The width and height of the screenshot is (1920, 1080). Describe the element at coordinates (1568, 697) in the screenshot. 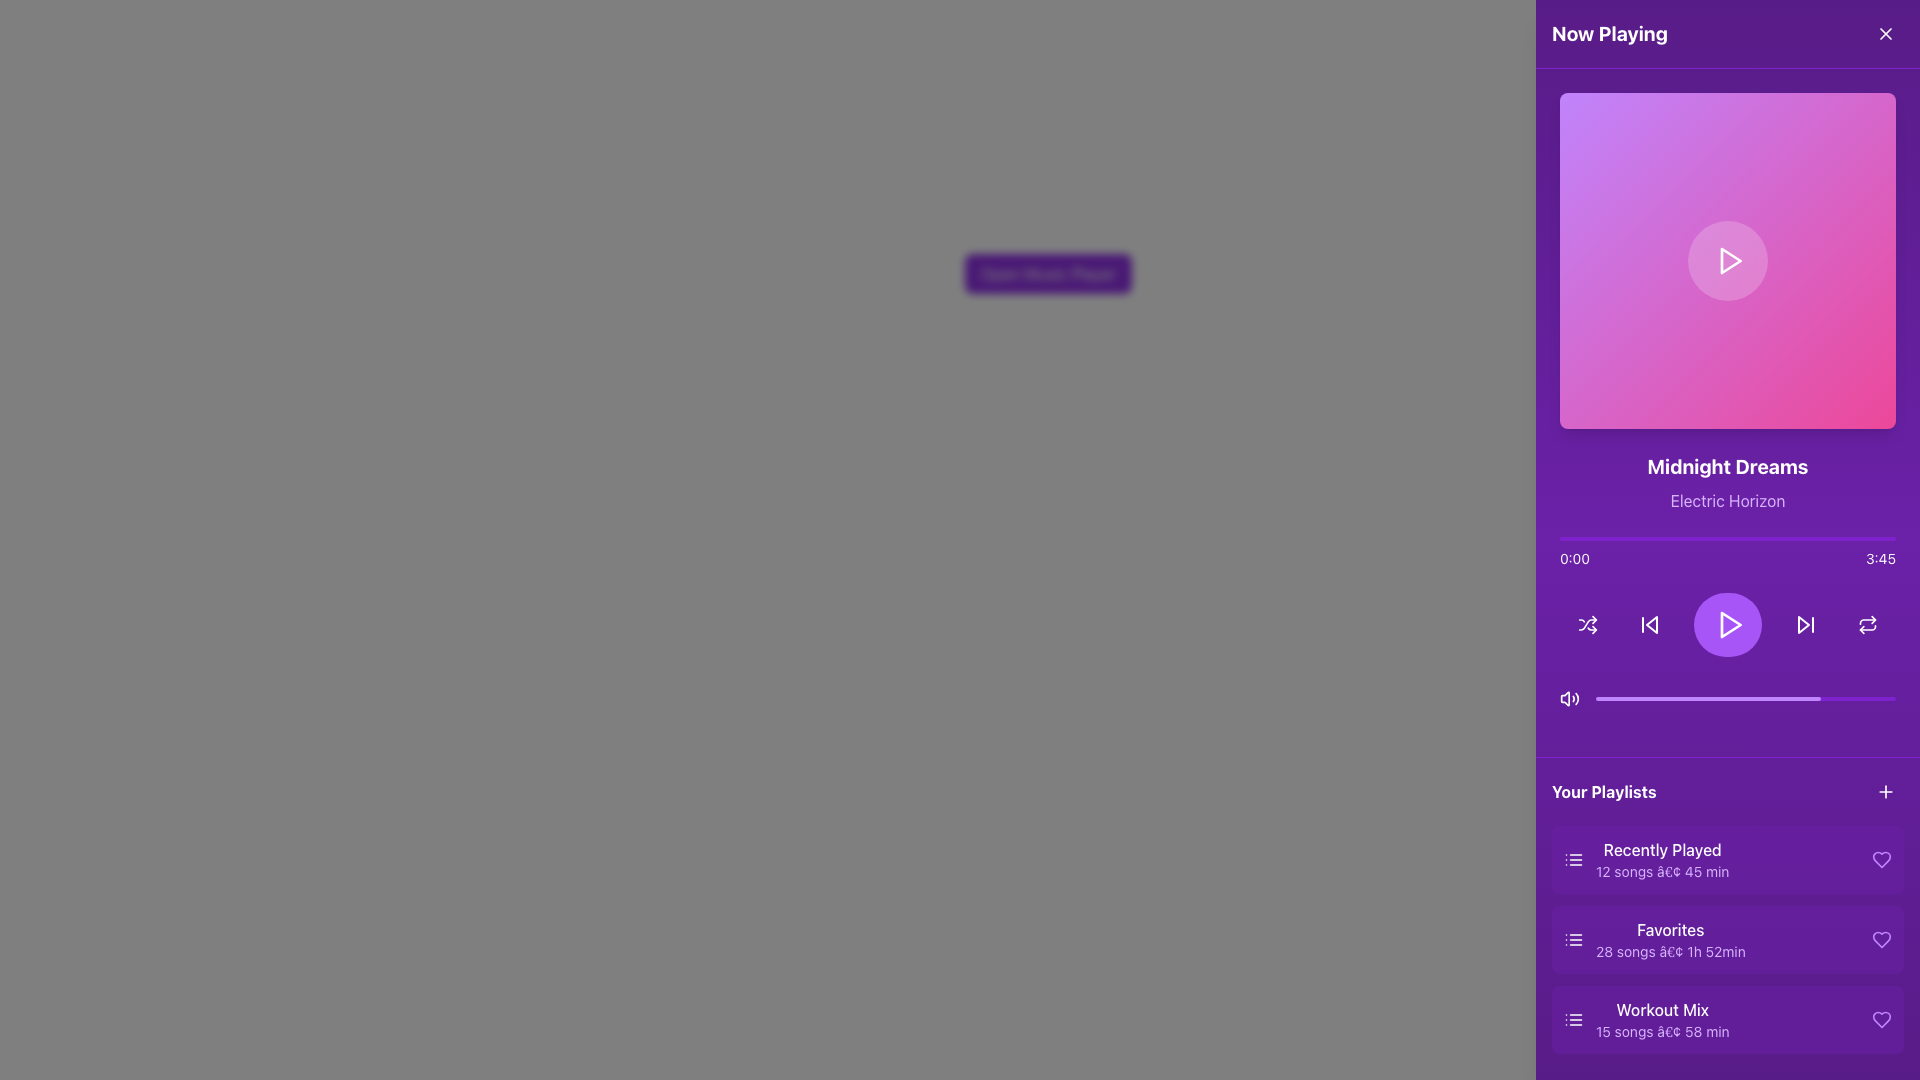

I see `the speaker icon with waves, which is styled in white on a purple background and located` at that location.